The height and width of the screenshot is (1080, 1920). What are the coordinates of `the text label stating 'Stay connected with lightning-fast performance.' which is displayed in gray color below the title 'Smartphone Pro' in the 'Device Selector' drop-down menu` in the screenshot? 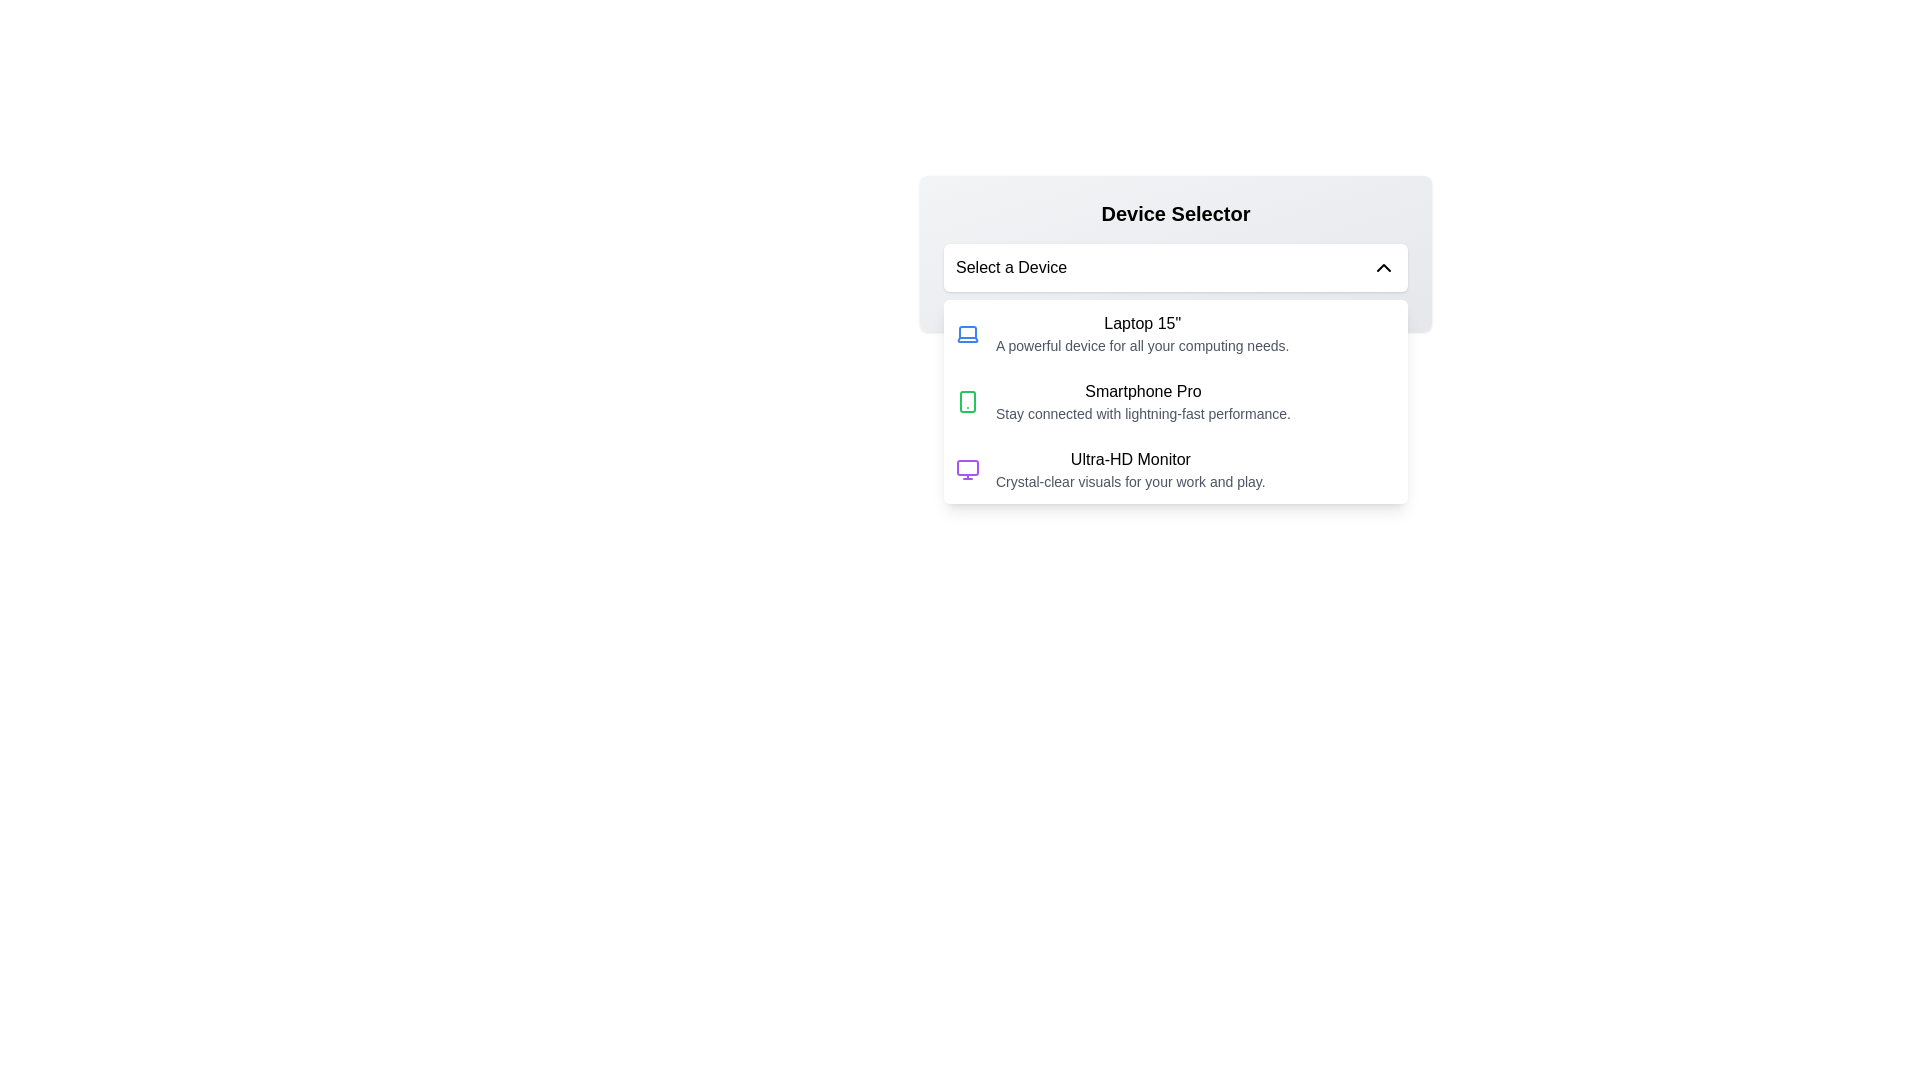 It's located at (1143, 412).